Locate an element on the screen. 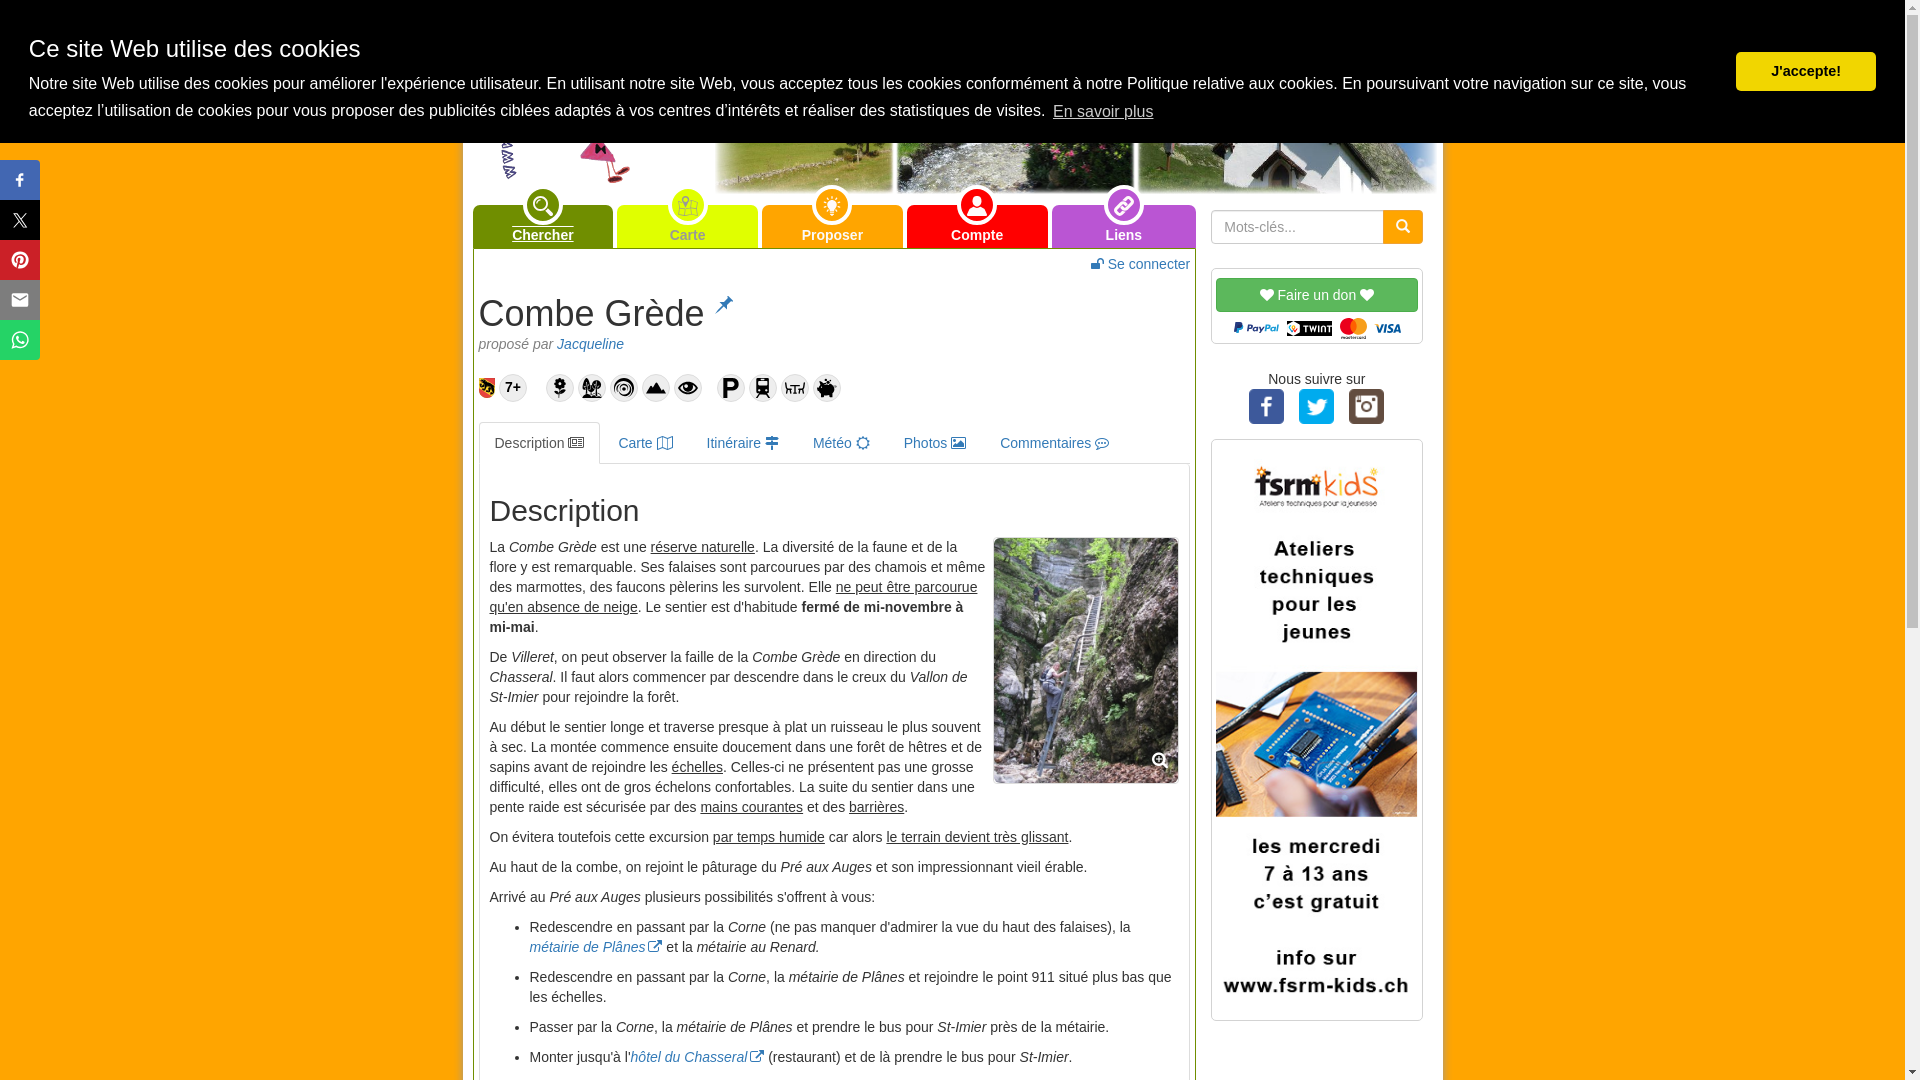 This screenshot has height=1080, width=1920. 'Description' is located at coordinates (538, 442).